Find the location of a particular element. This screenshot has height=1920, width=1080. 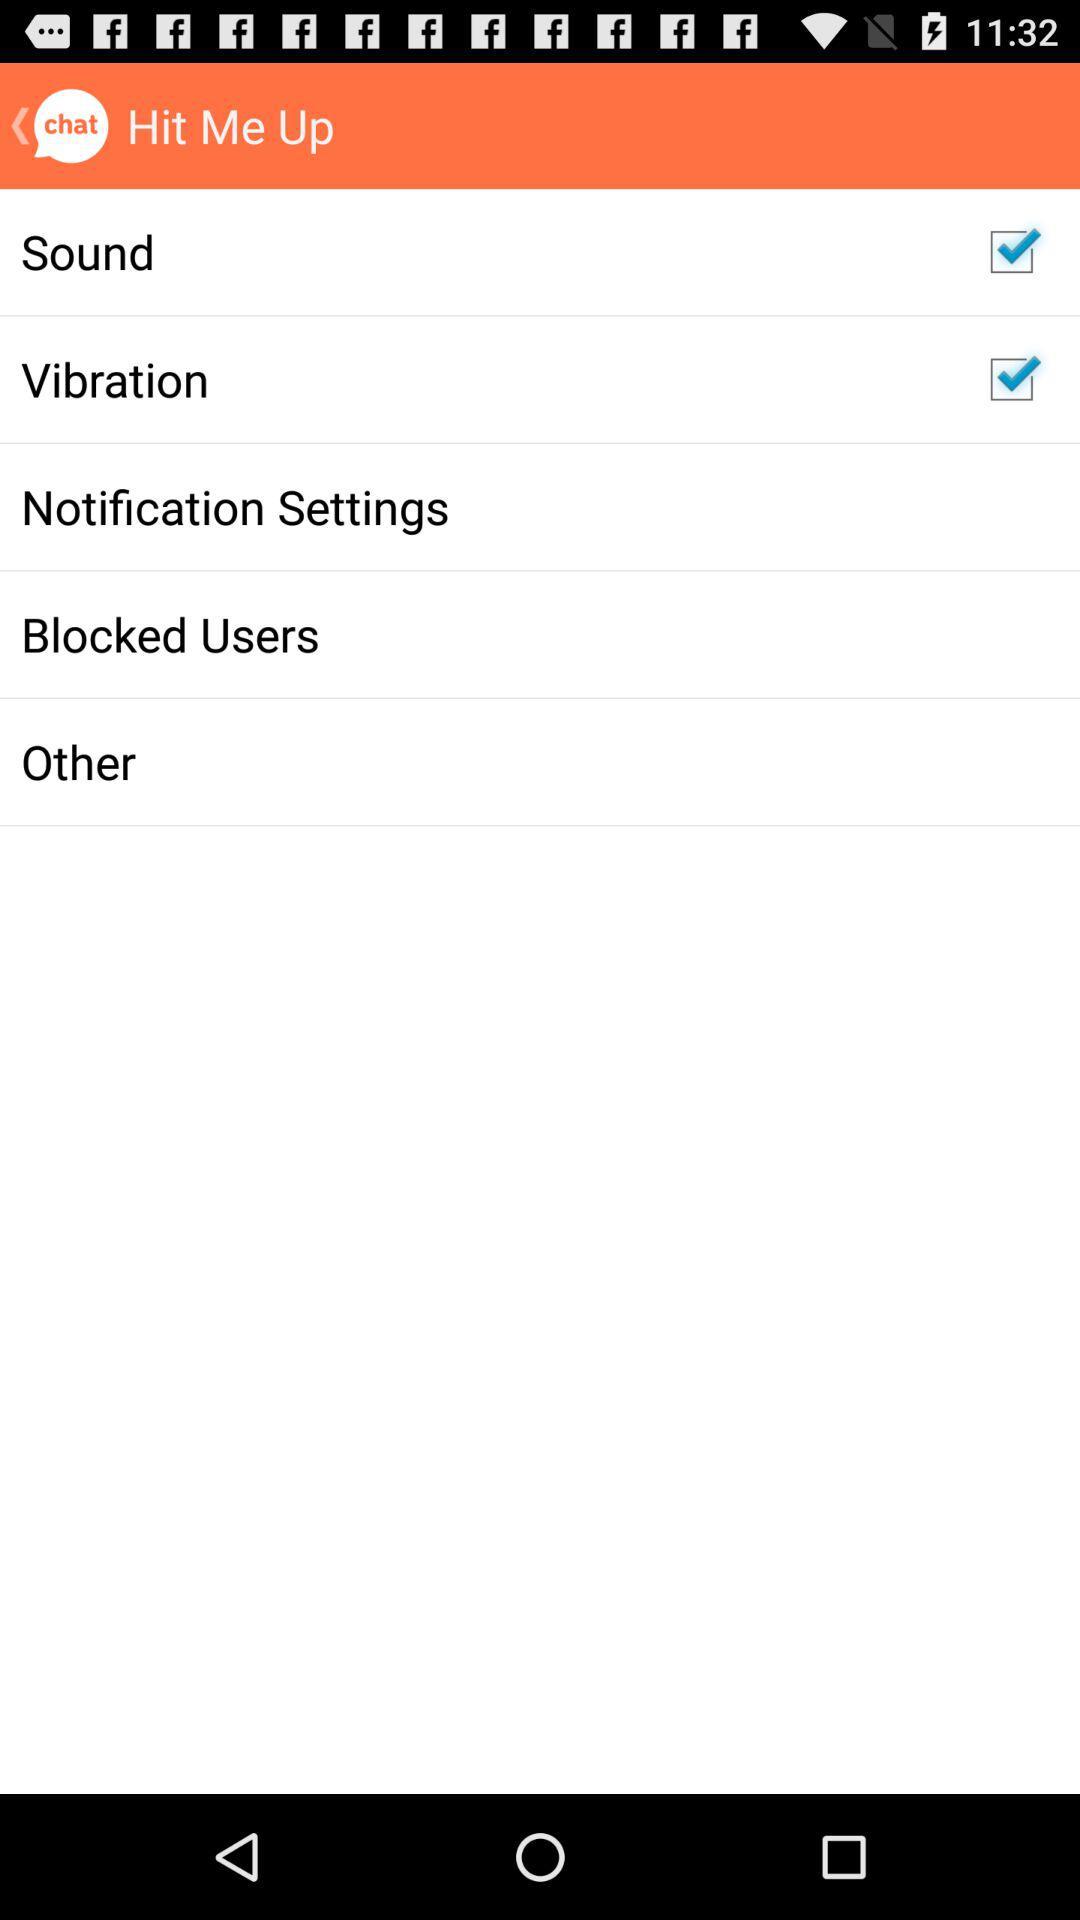

item below the blocked users item is located at coordinates (484, 760).